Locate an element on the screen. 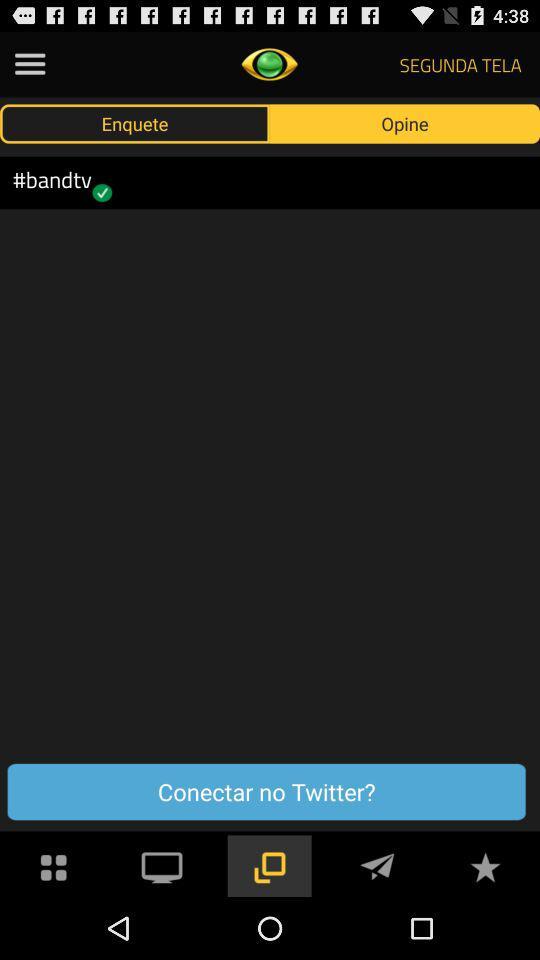  the icon next to enquete item is located at coordinates (405, 122).